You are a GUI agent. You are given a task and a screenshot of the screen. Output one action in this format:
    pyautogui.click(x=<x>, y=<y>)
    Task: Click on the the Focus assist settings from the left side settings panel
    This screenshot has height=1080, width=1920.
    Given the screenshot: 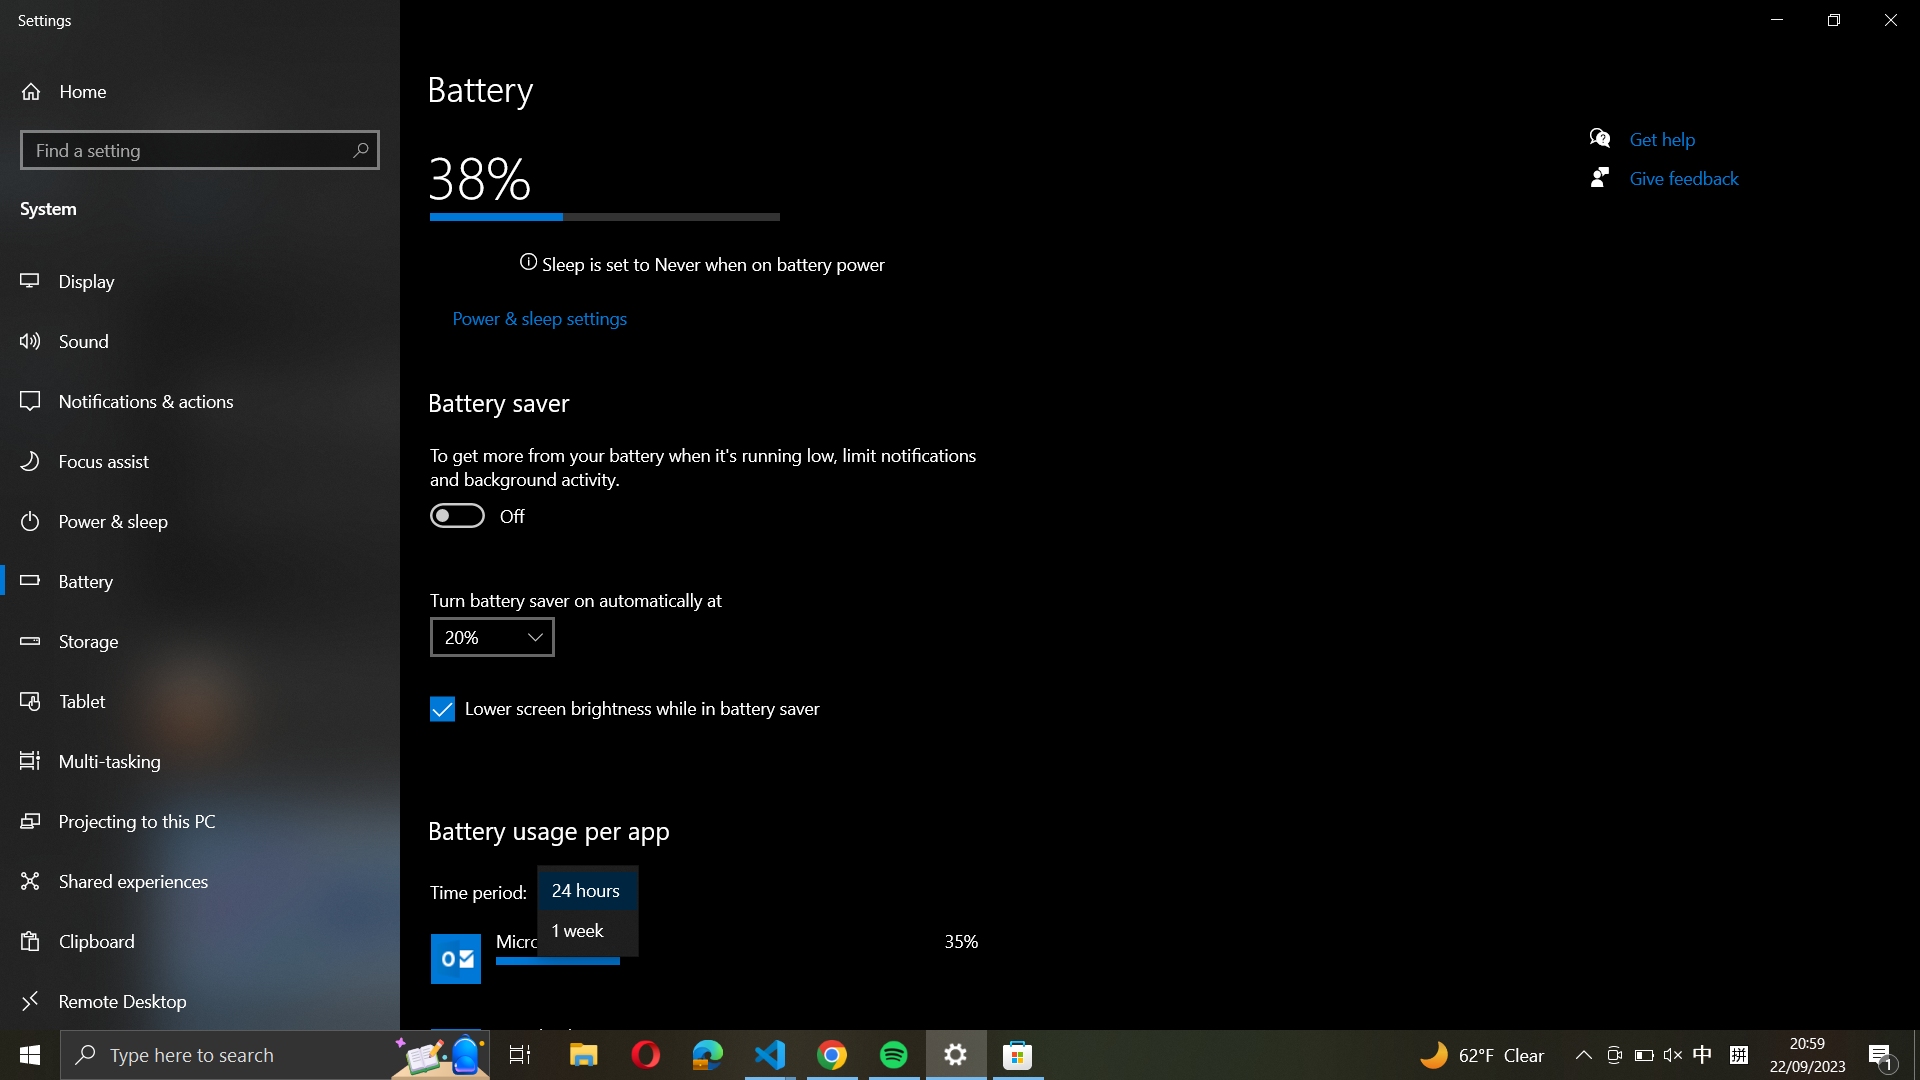 What is the action you would take?
    pyautogui.click(x=202, y=462)
    